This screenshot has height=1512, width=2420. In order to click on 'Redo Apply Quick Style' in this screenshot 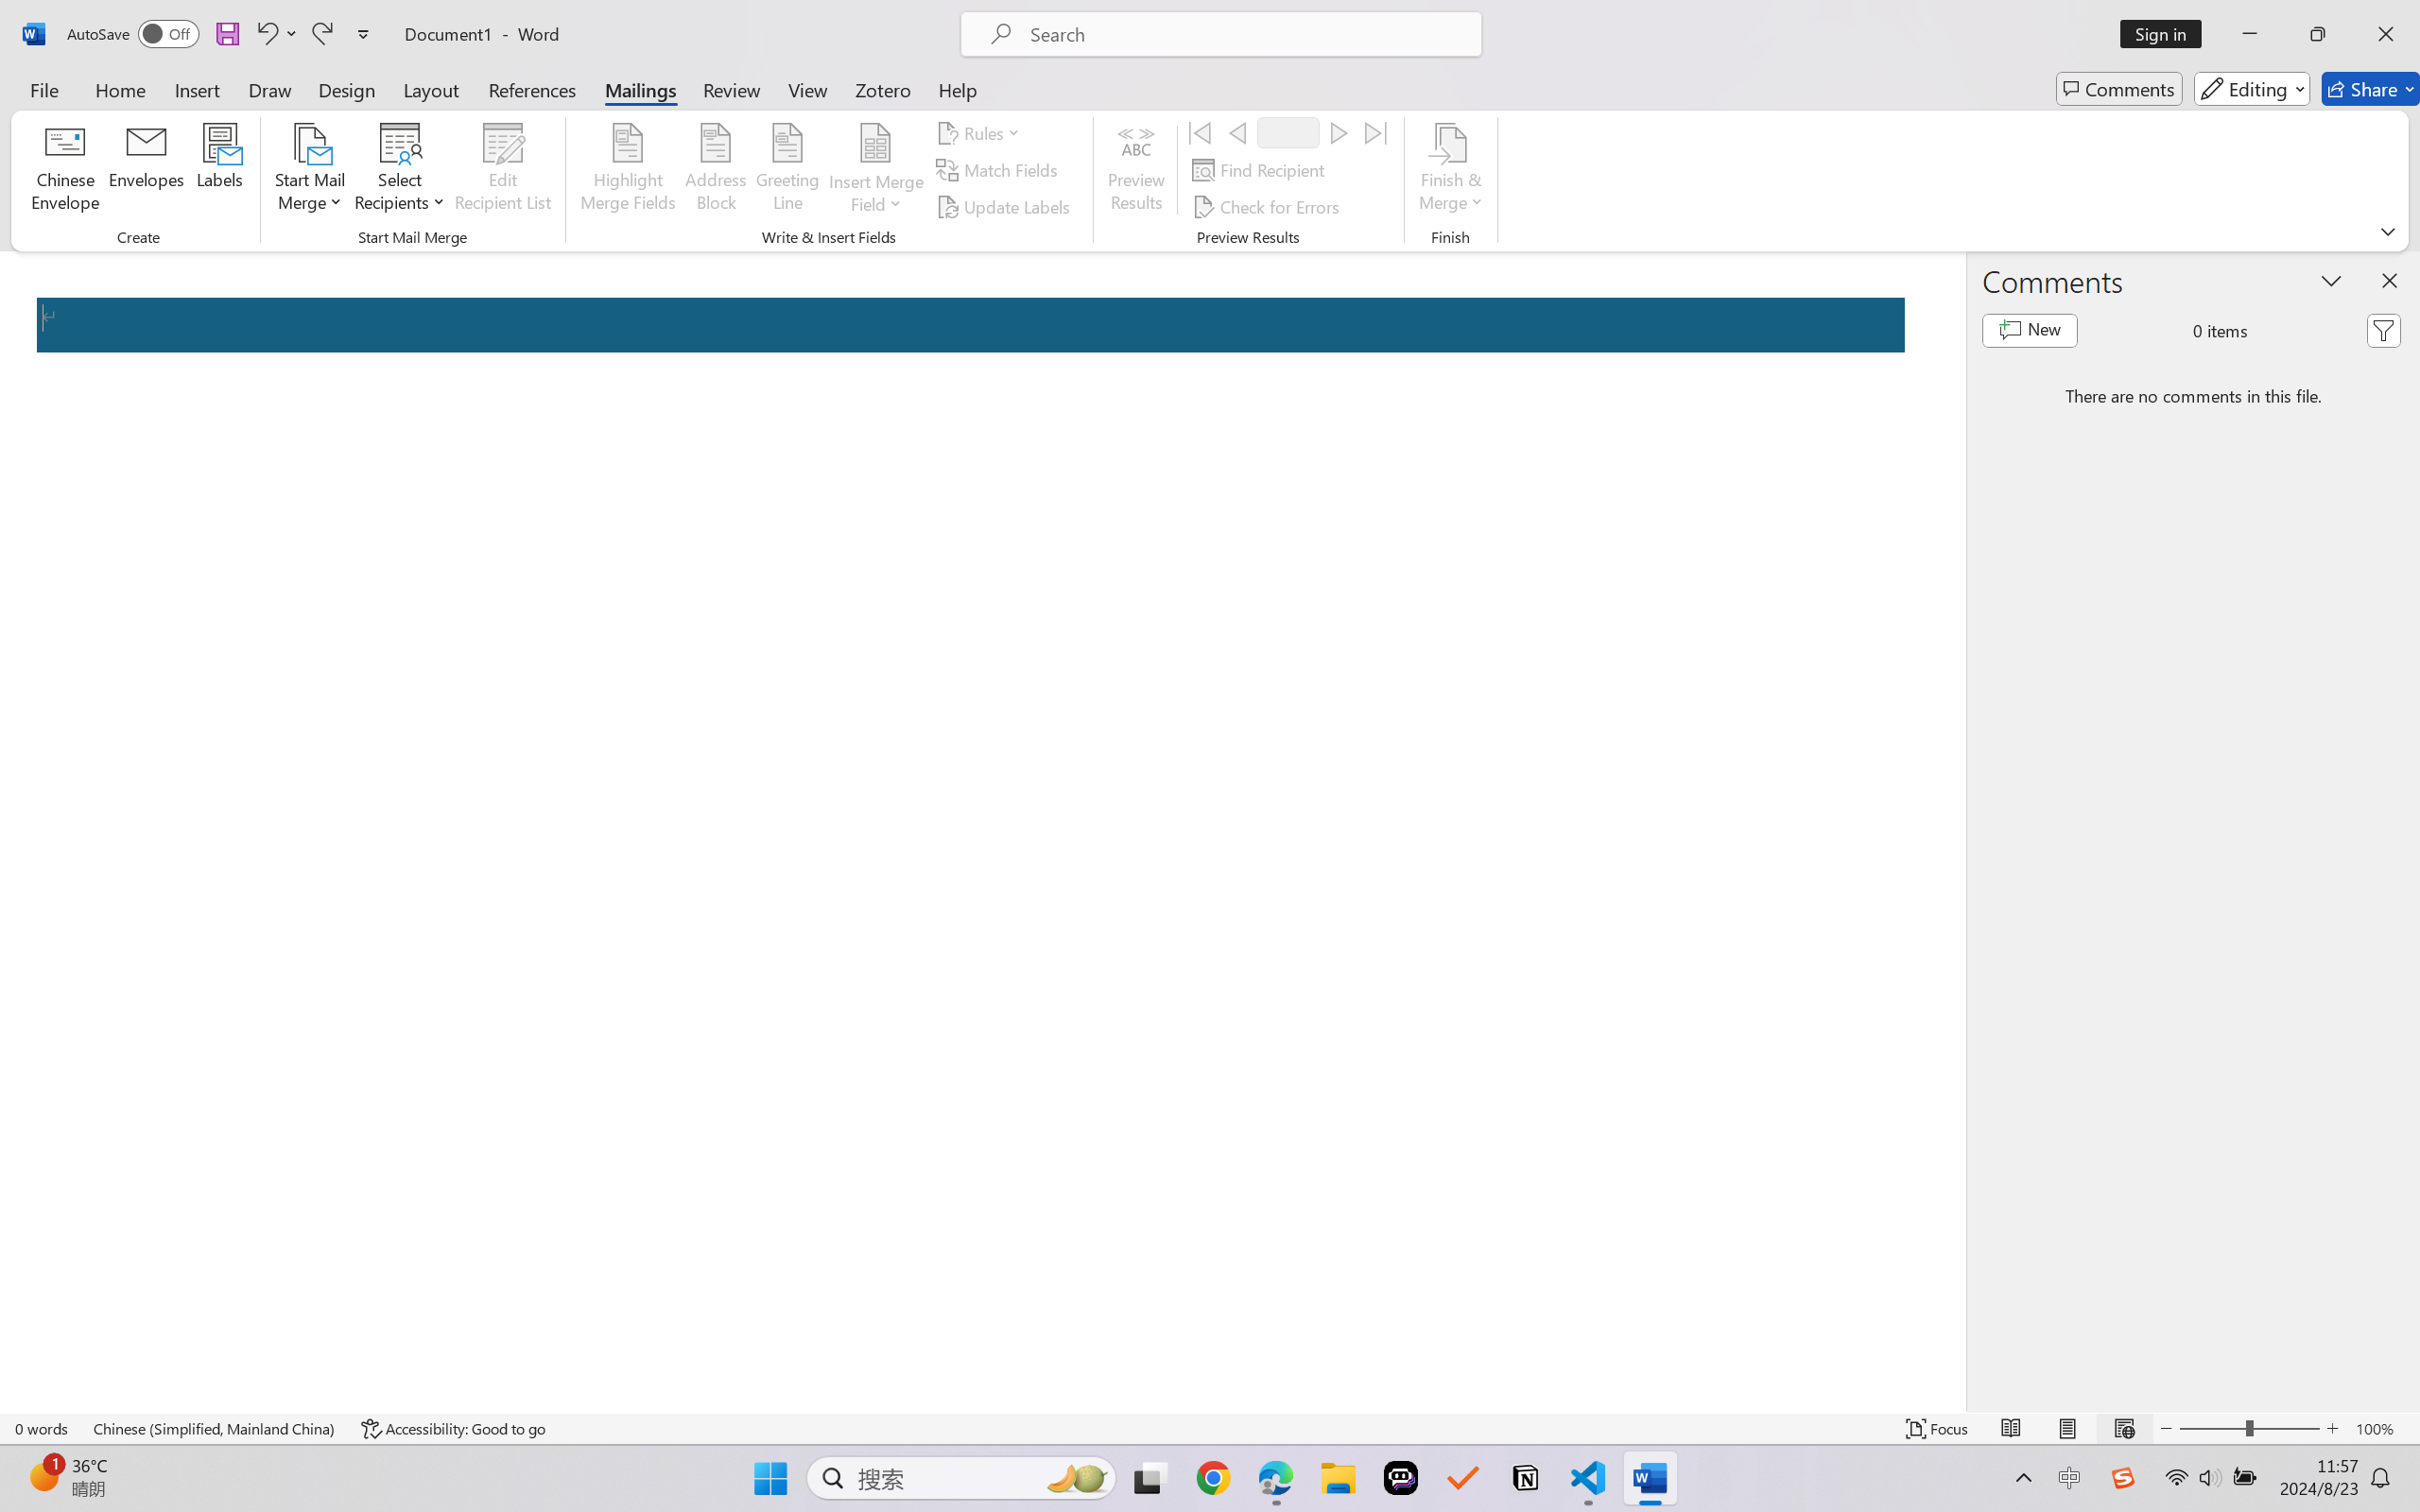, I will do `click(320, 33)`.